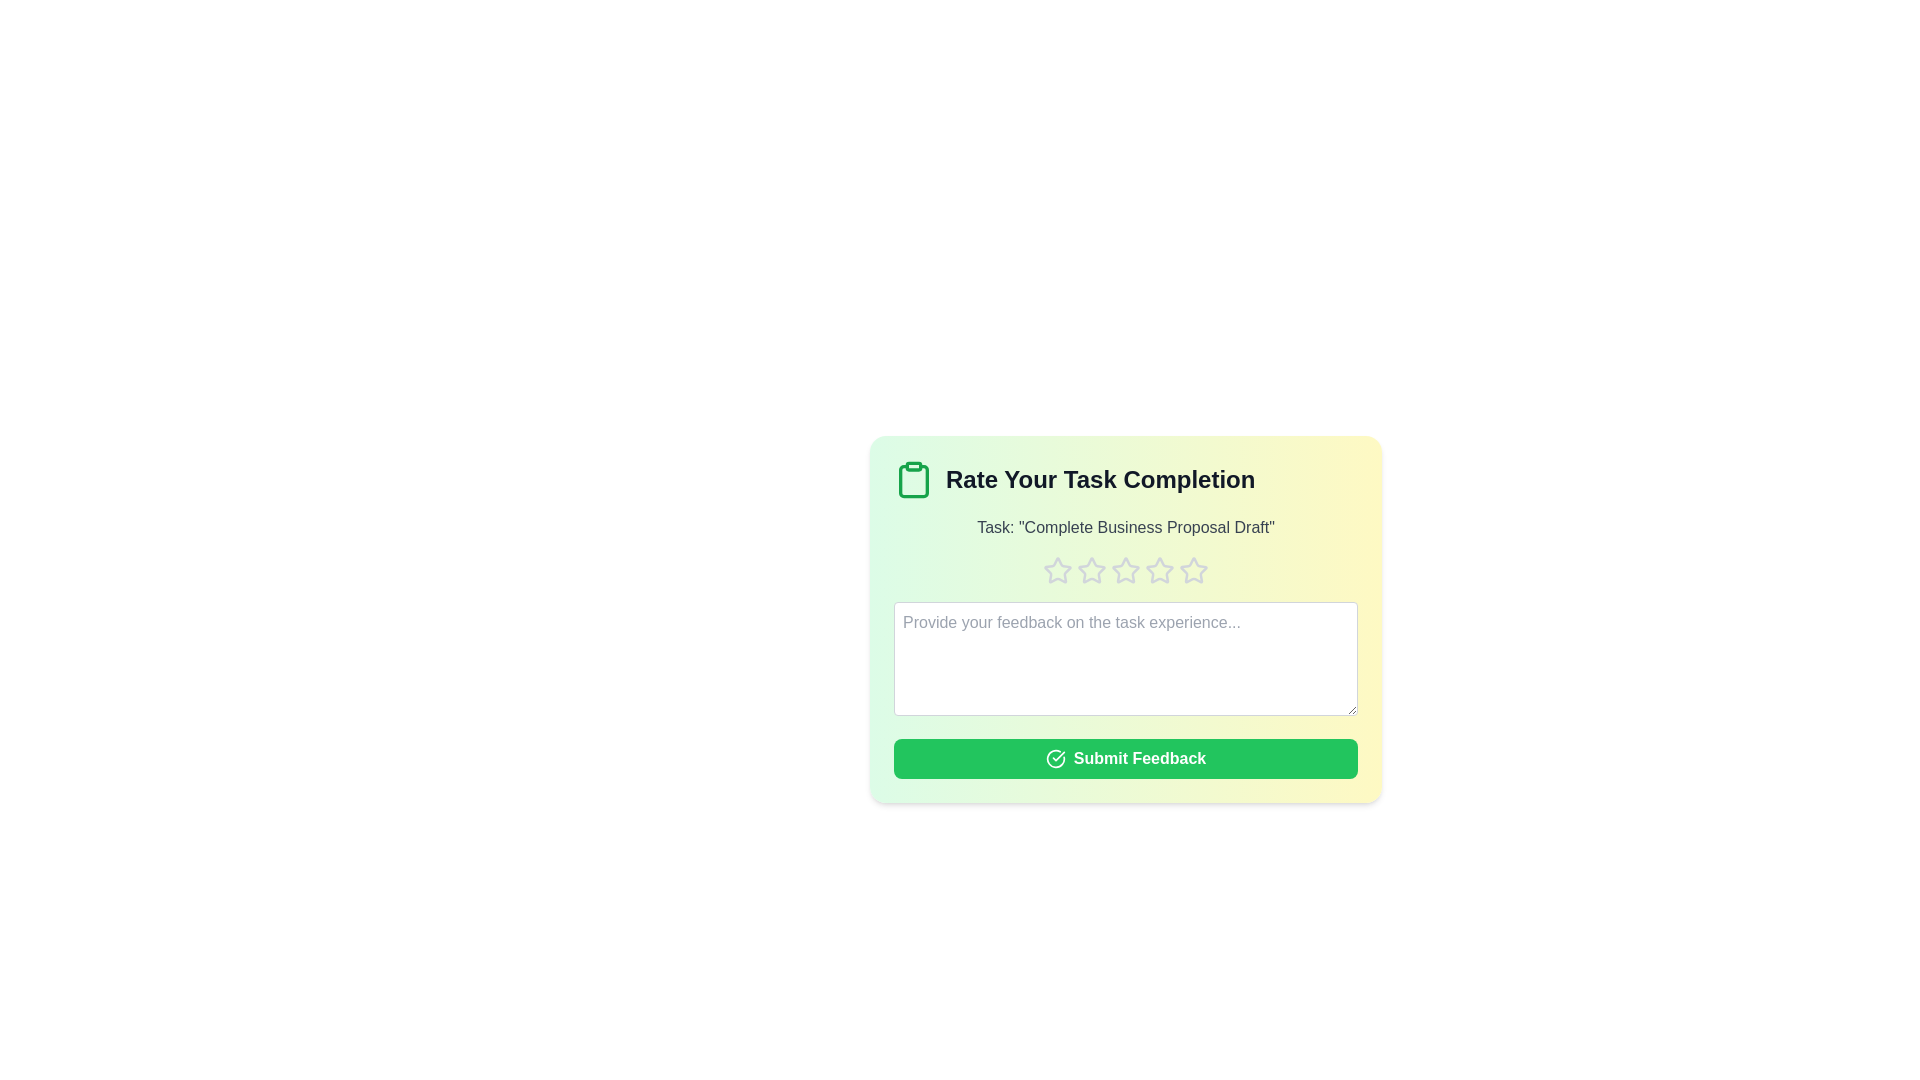 The height and width of the screenshot is (1080, 1920). What do you see at coordinates (1160, 570) in the screenshot?
I see `the rating to 4 stars by clicking on the respective star` at bounding box center [1160, 570].